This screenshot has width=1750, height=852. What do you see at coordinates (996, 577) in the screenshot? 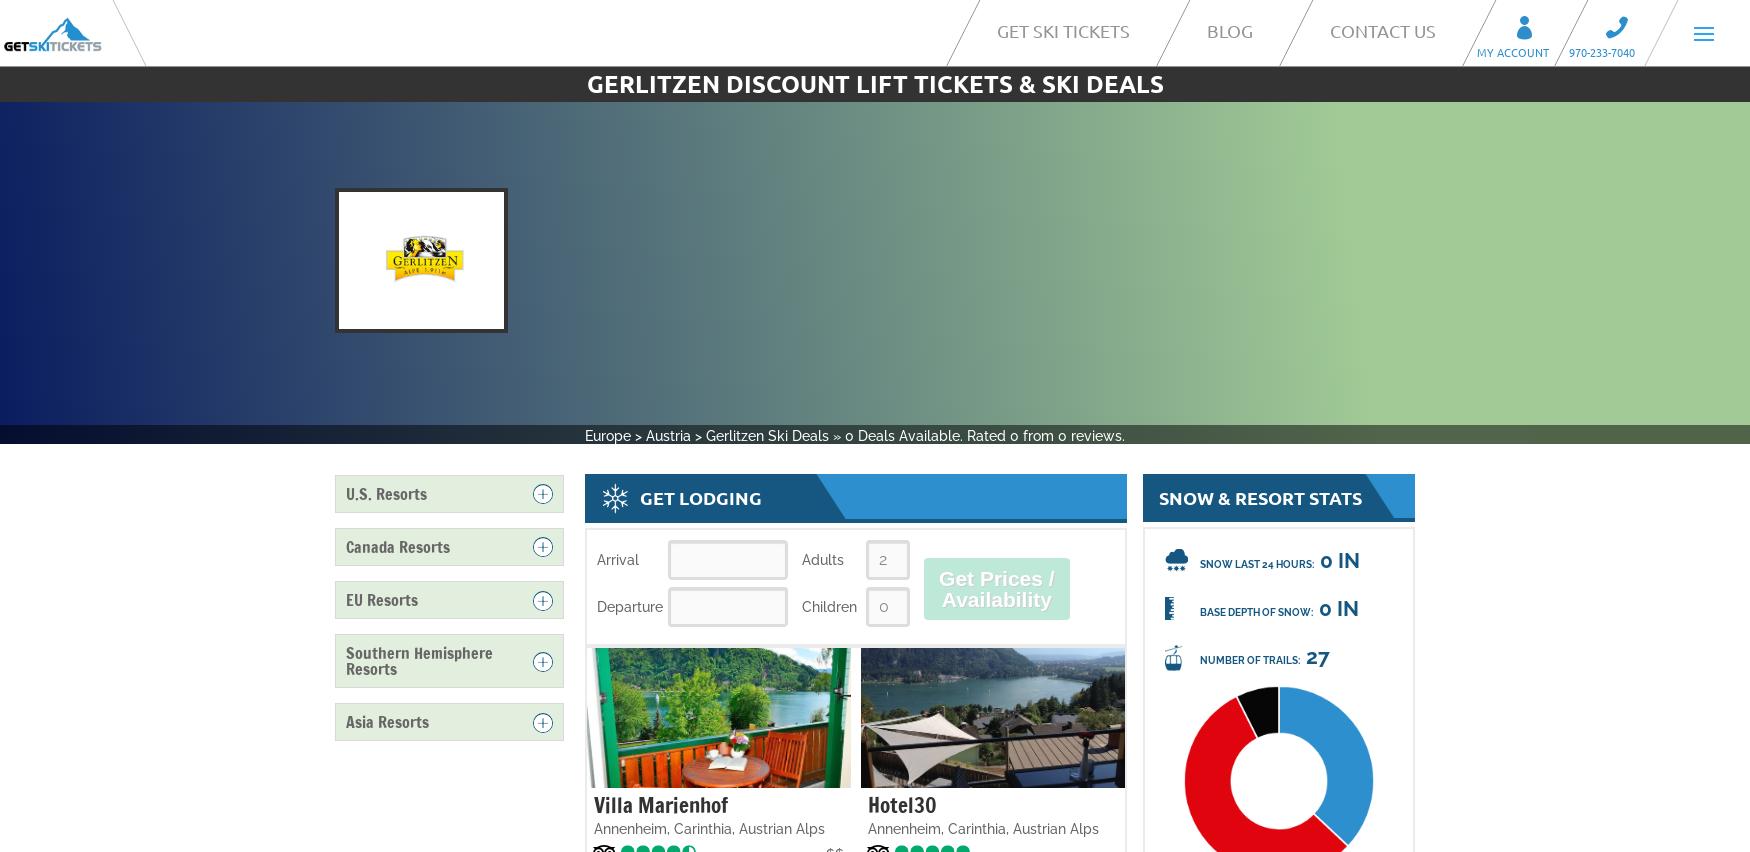
I see `'Get Prices /'` at bounding box center [996, 577].